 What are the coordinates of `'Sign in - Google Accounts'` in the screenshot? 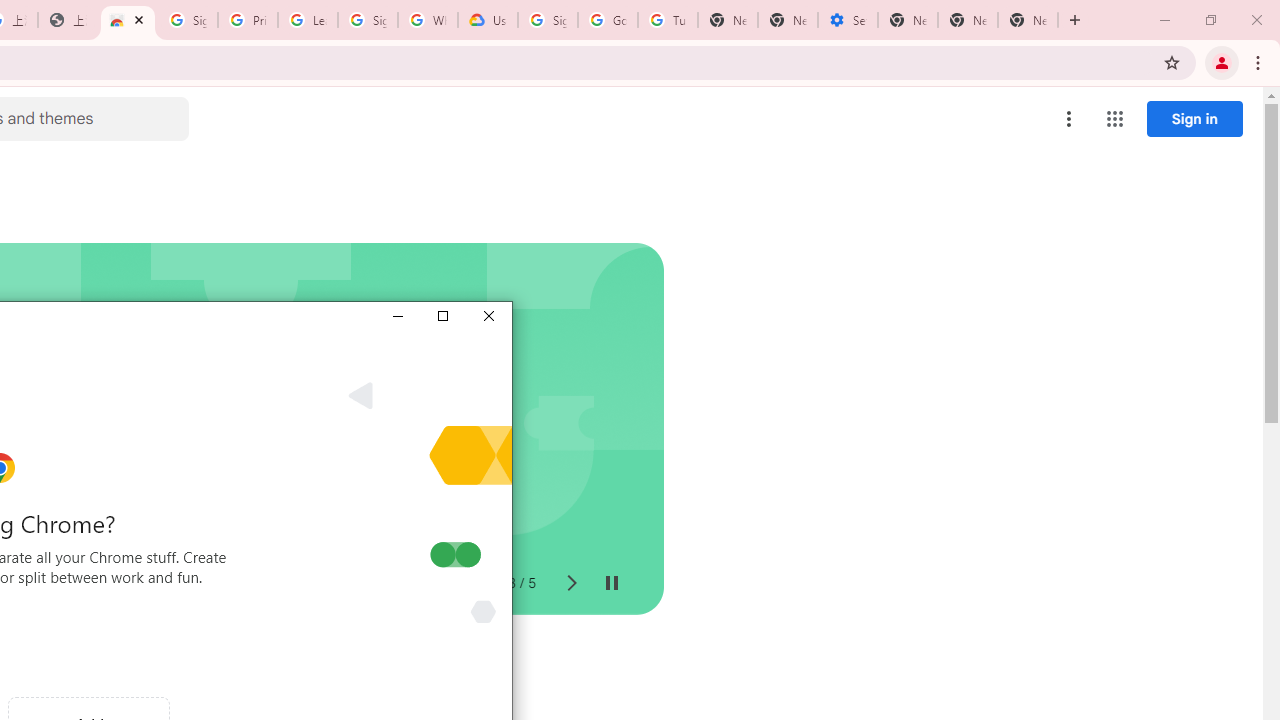 It's located at (187, 20).